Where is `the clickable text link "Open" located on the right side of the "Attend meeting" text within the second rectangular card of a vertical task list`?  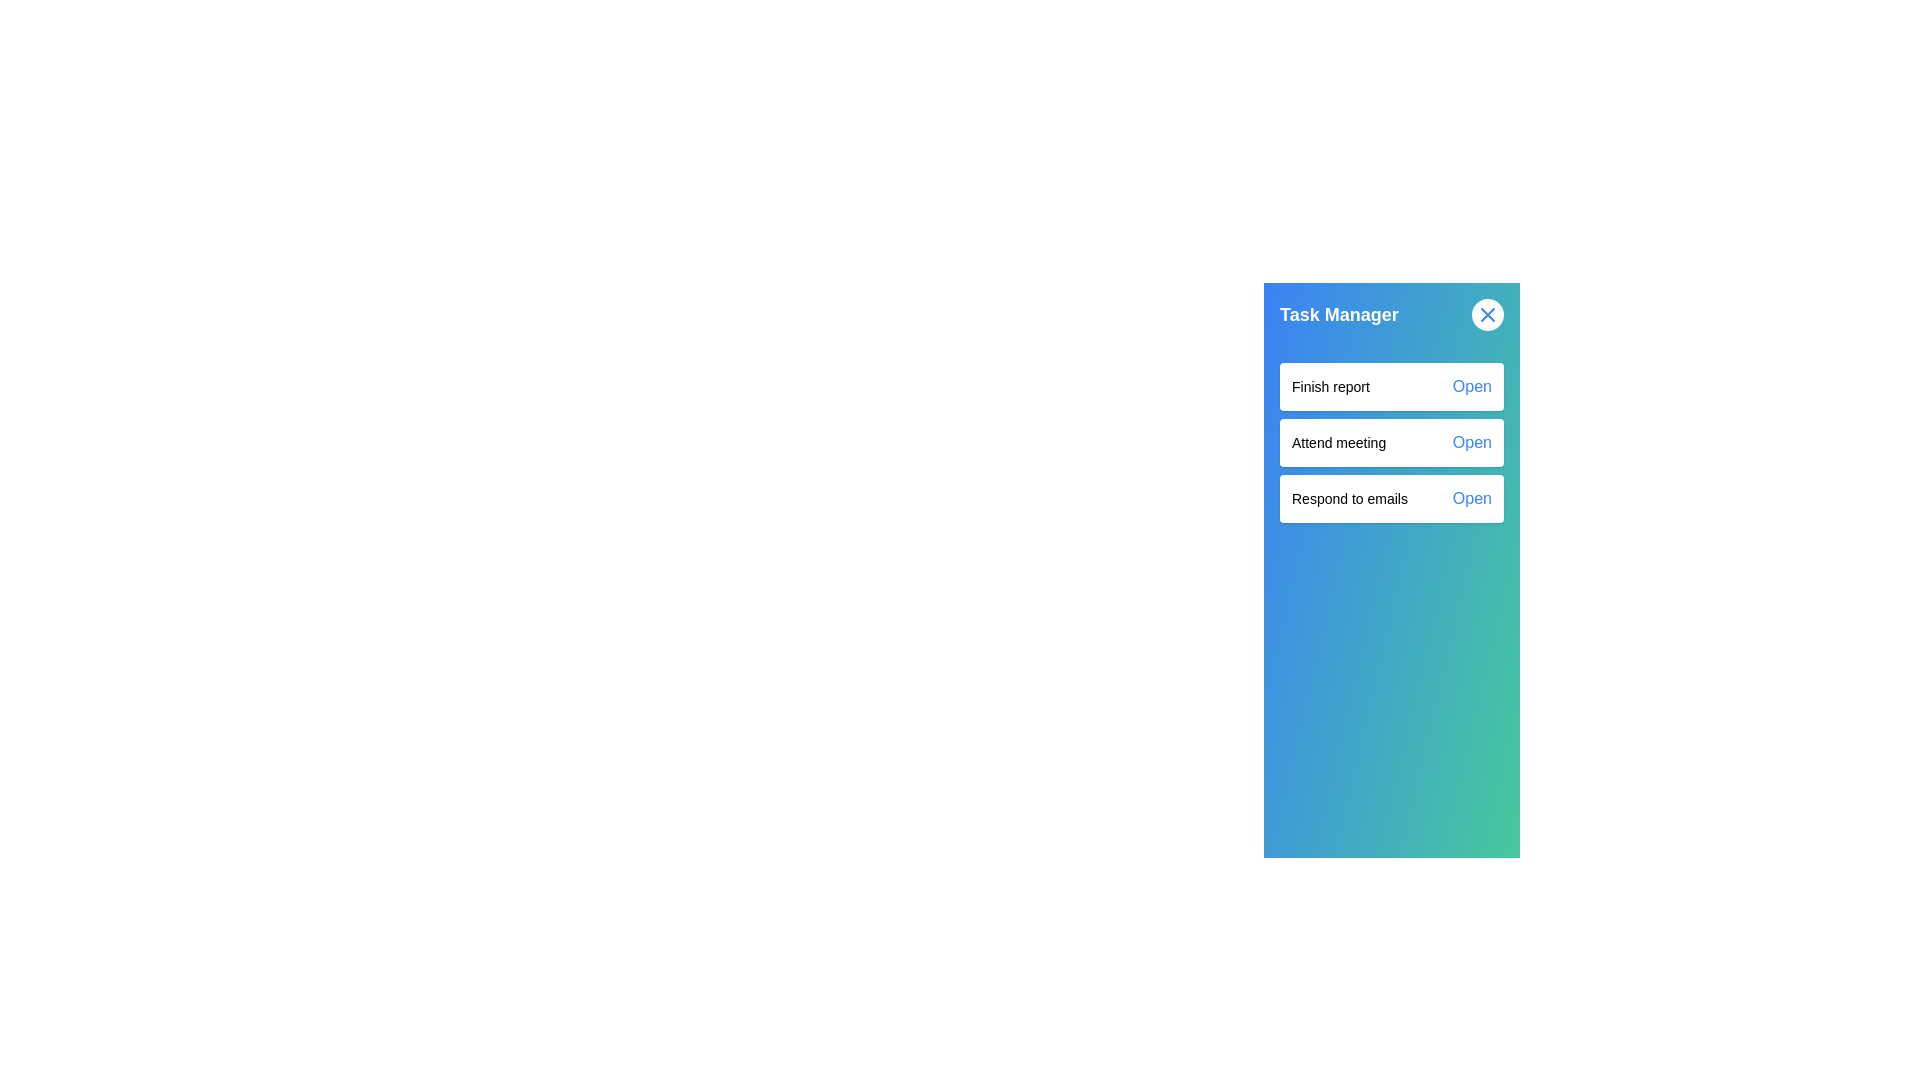 the clickable text link "Open" located on the right side of the "Attend meeting" text within the second rectangular card of a vertical task list is located at coordinates (1472, 442).